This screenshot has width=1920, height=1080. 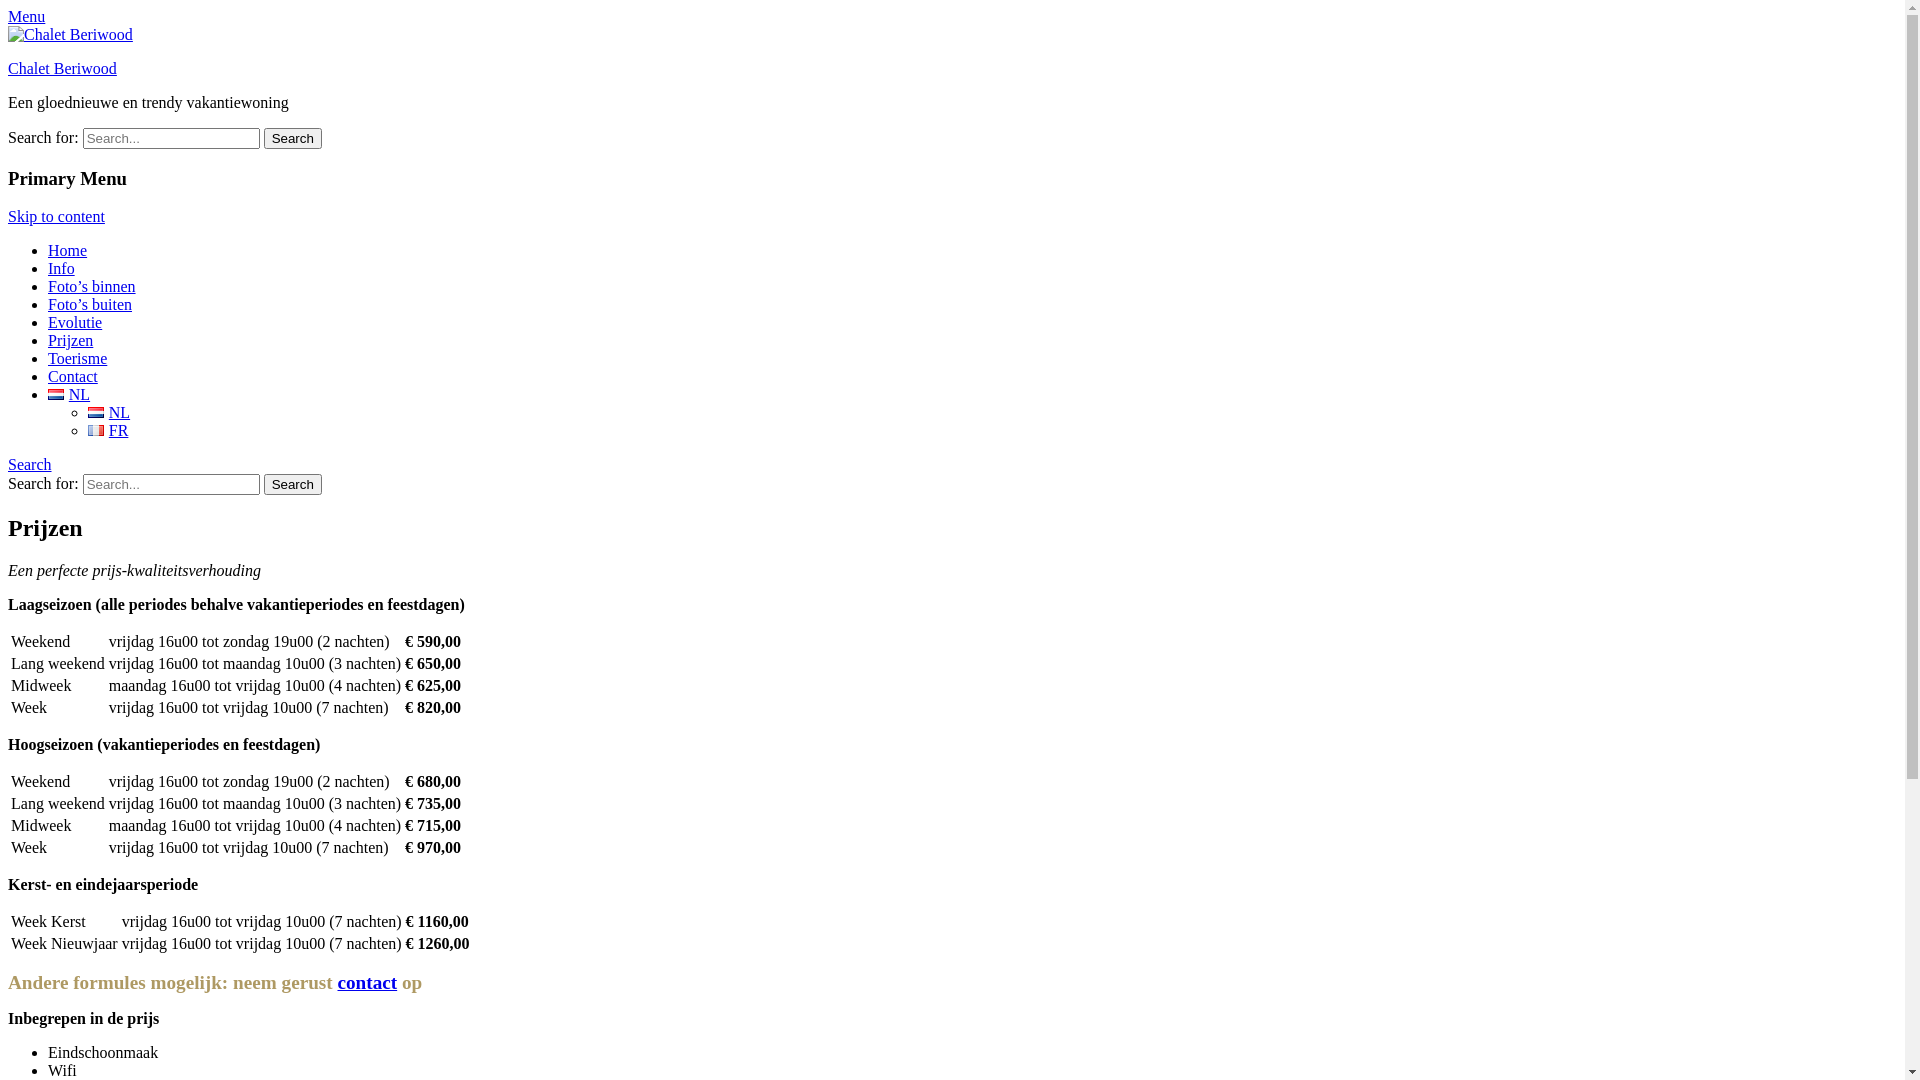 I want to click on 'Home', so click(x=67, y=249).